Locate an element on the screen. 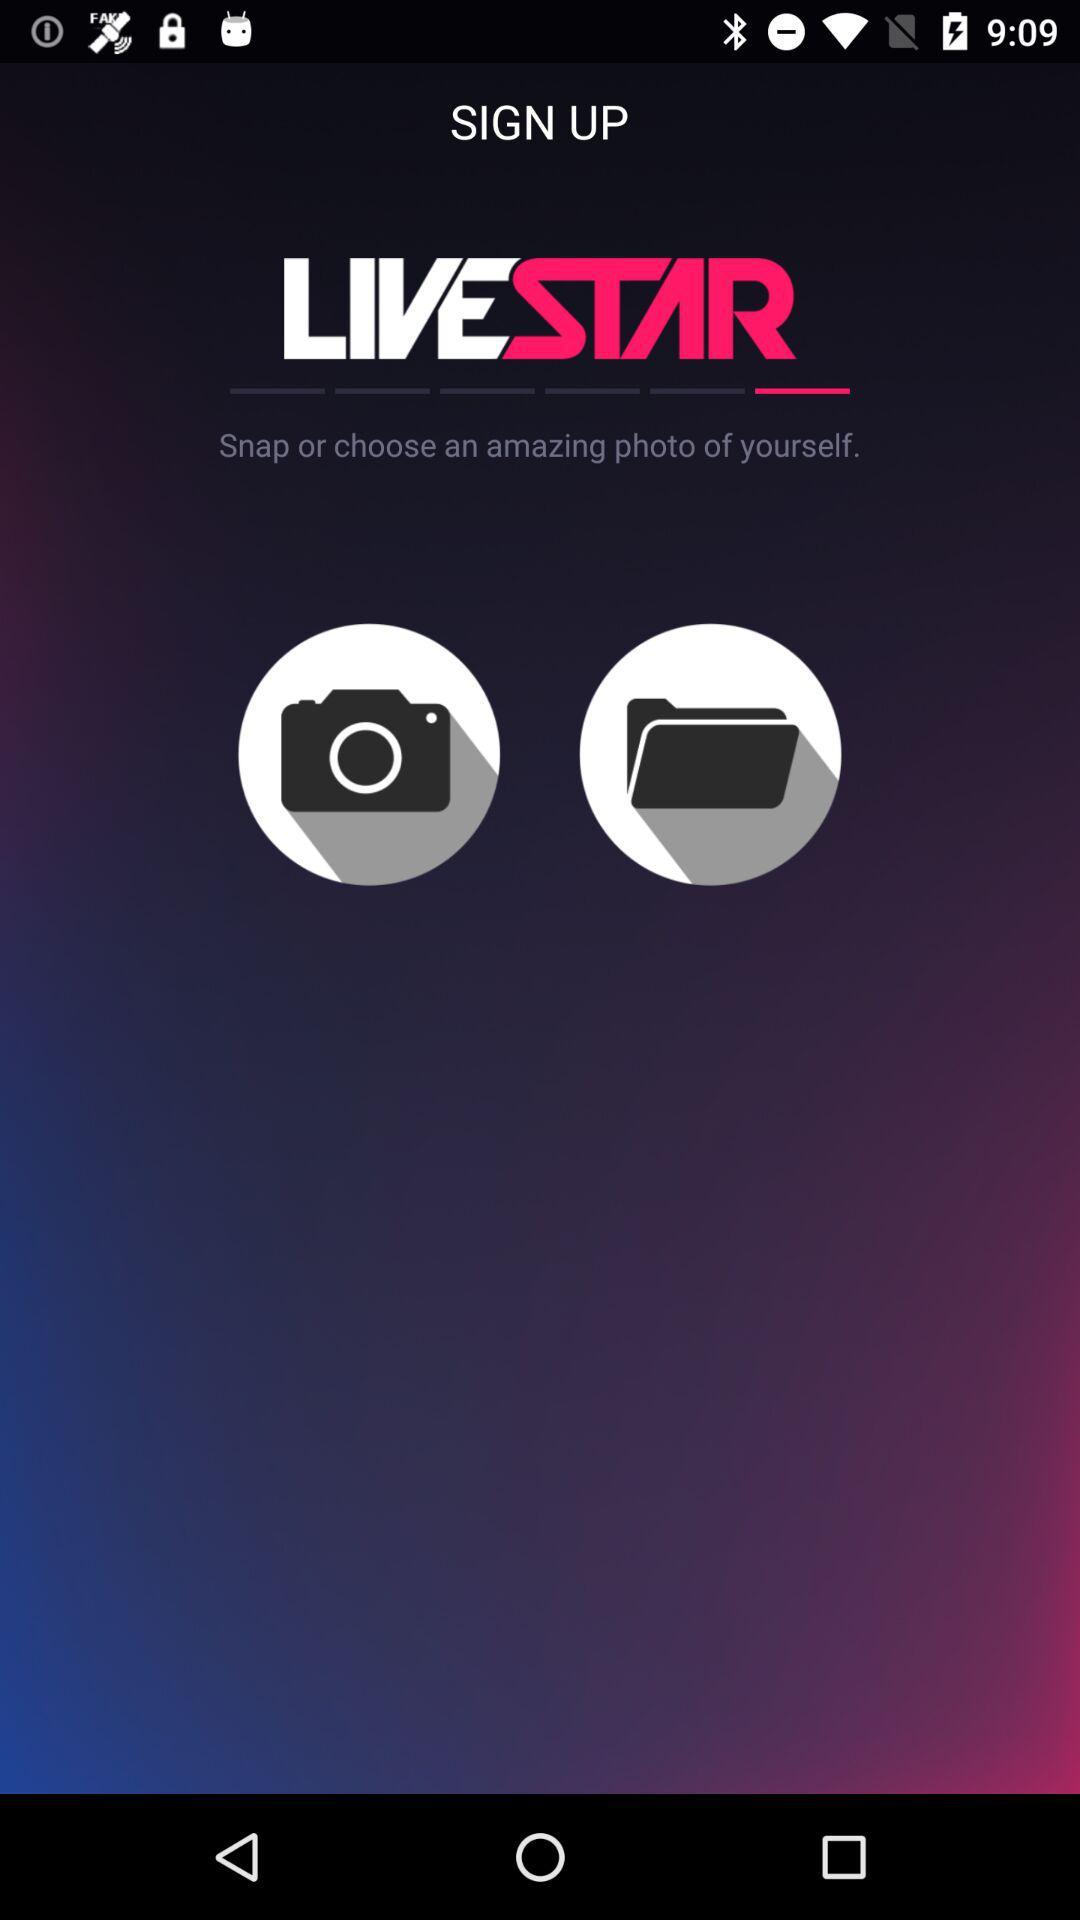 This screenshot has width=1080, height=1920. icon below the snap or choose item is located at coordinates (709, 753).